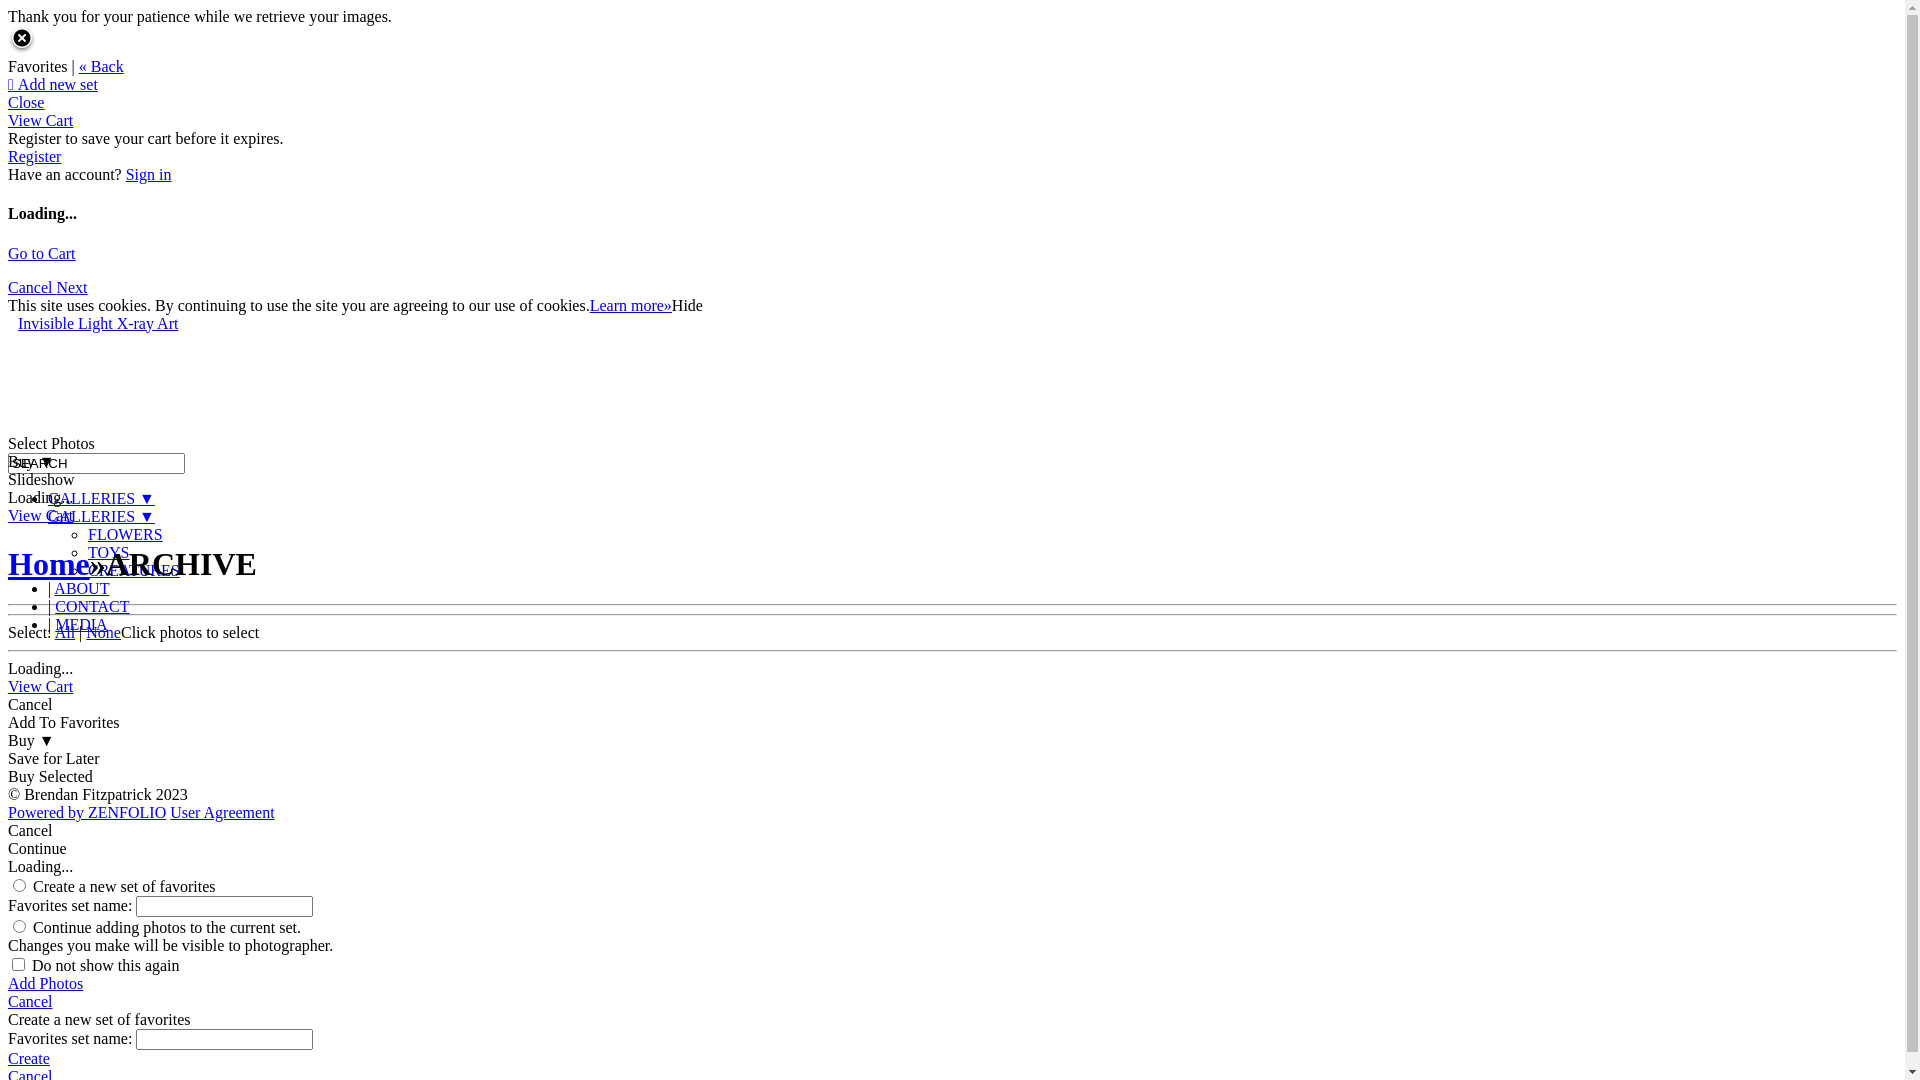 The height and width of the screenshot is (1080, 1920). I want to click on 'Hide', so click(687, 305).